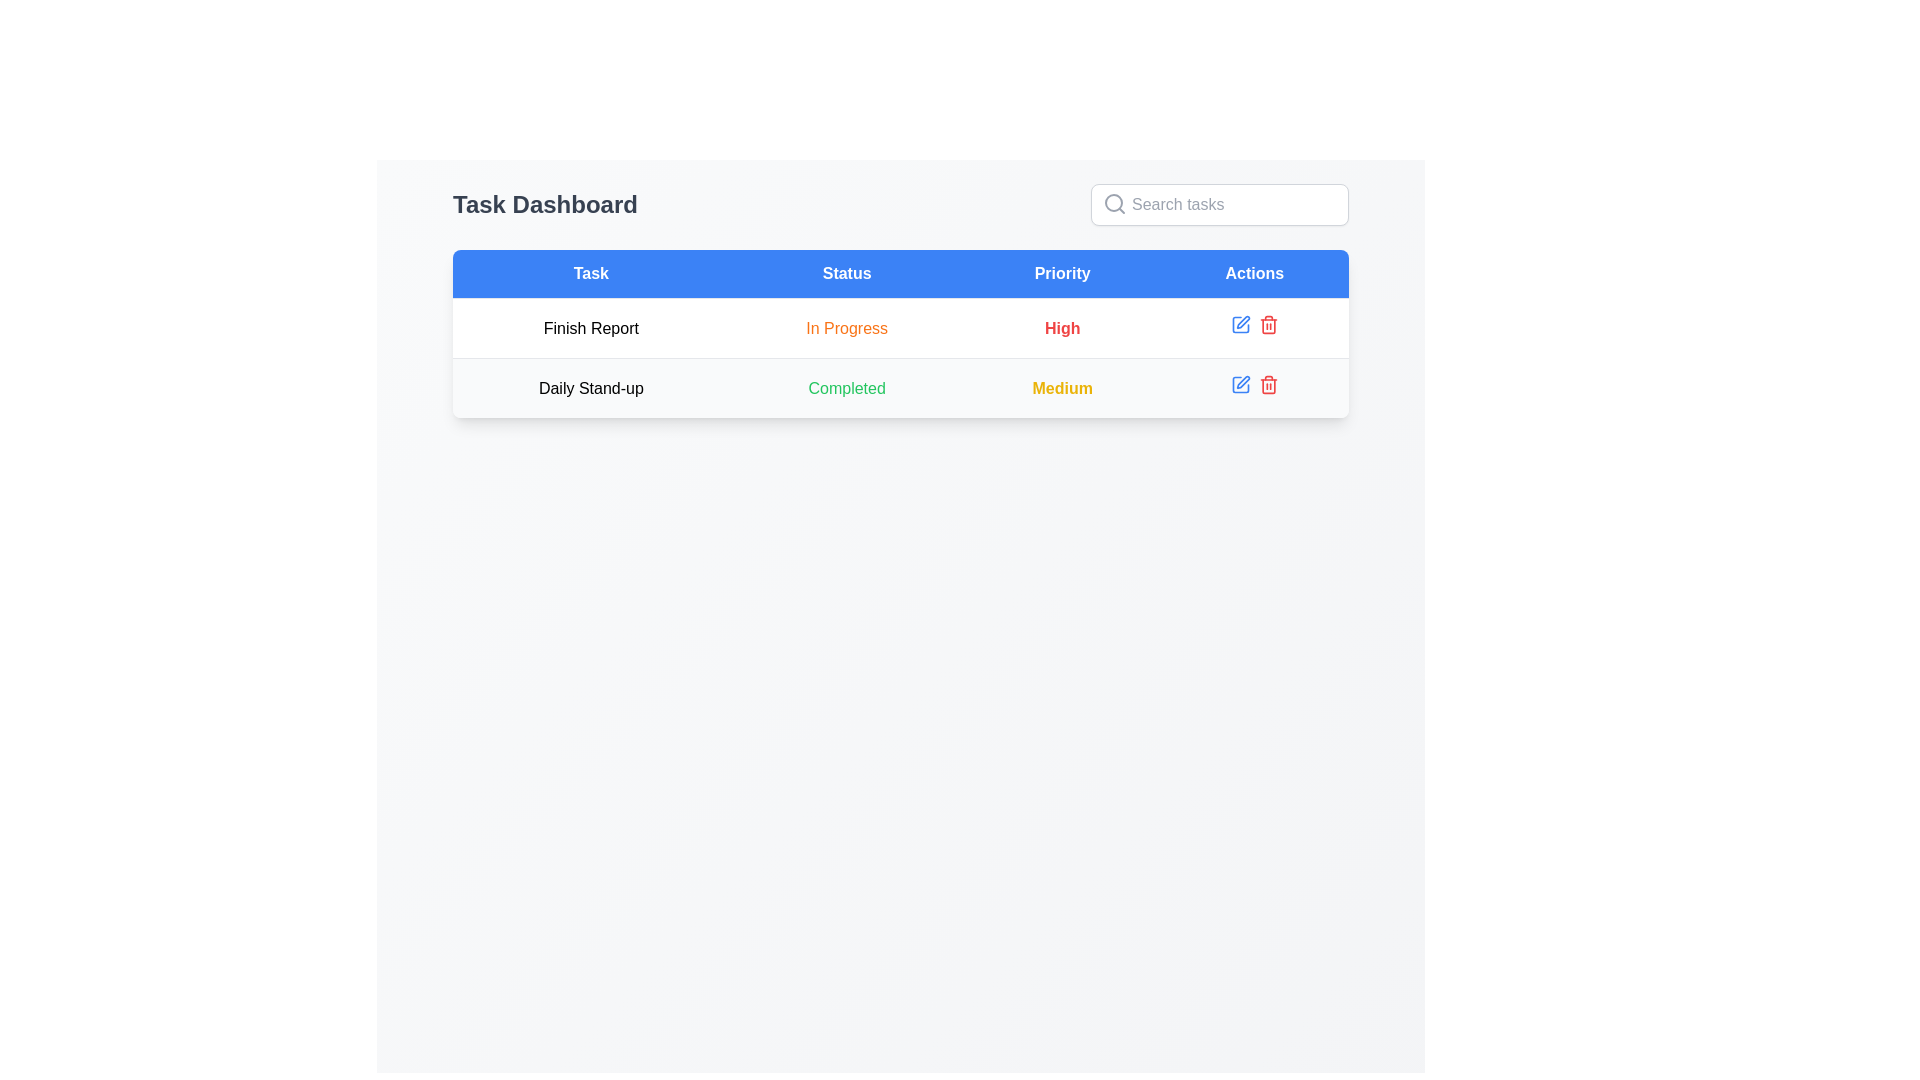 The image size is (1920, 1080). I want to click on the 'Priority' column header in the data table to sort the table by priority, so click(1061, 274).